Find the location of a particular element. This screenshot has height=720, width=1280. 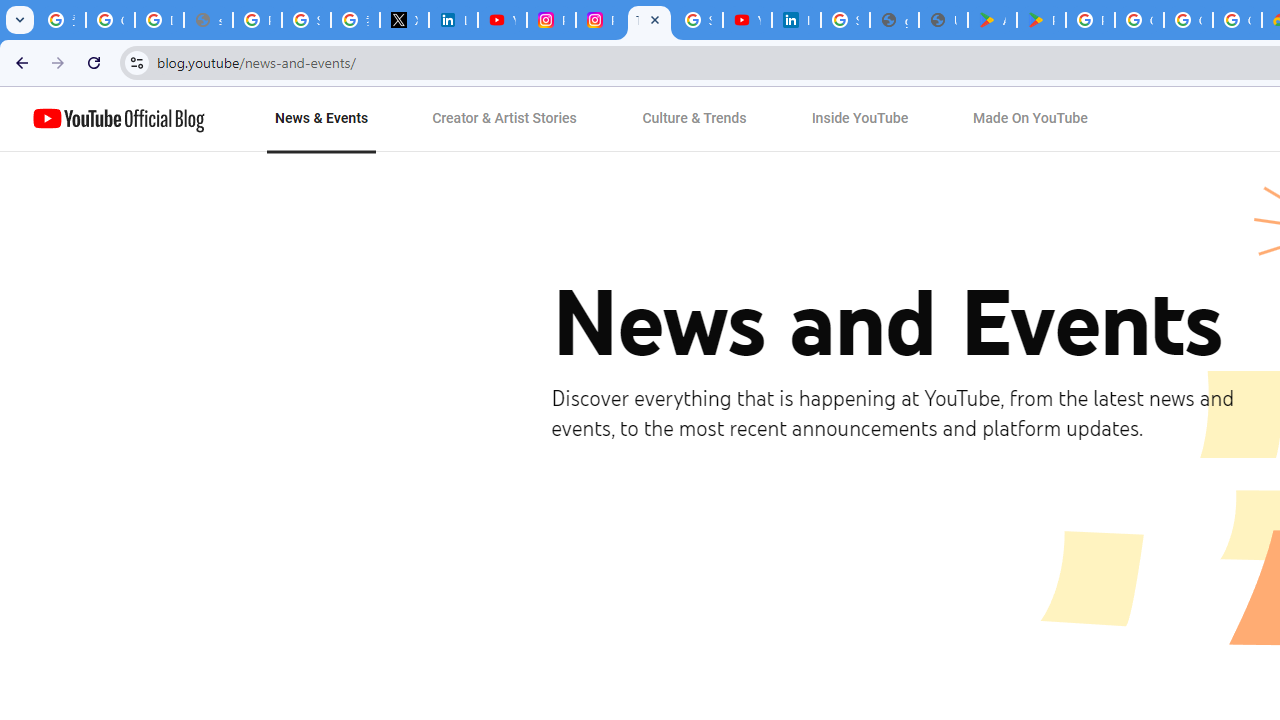

'Android Apps on Google Play' is located at coordinates (992, 20).